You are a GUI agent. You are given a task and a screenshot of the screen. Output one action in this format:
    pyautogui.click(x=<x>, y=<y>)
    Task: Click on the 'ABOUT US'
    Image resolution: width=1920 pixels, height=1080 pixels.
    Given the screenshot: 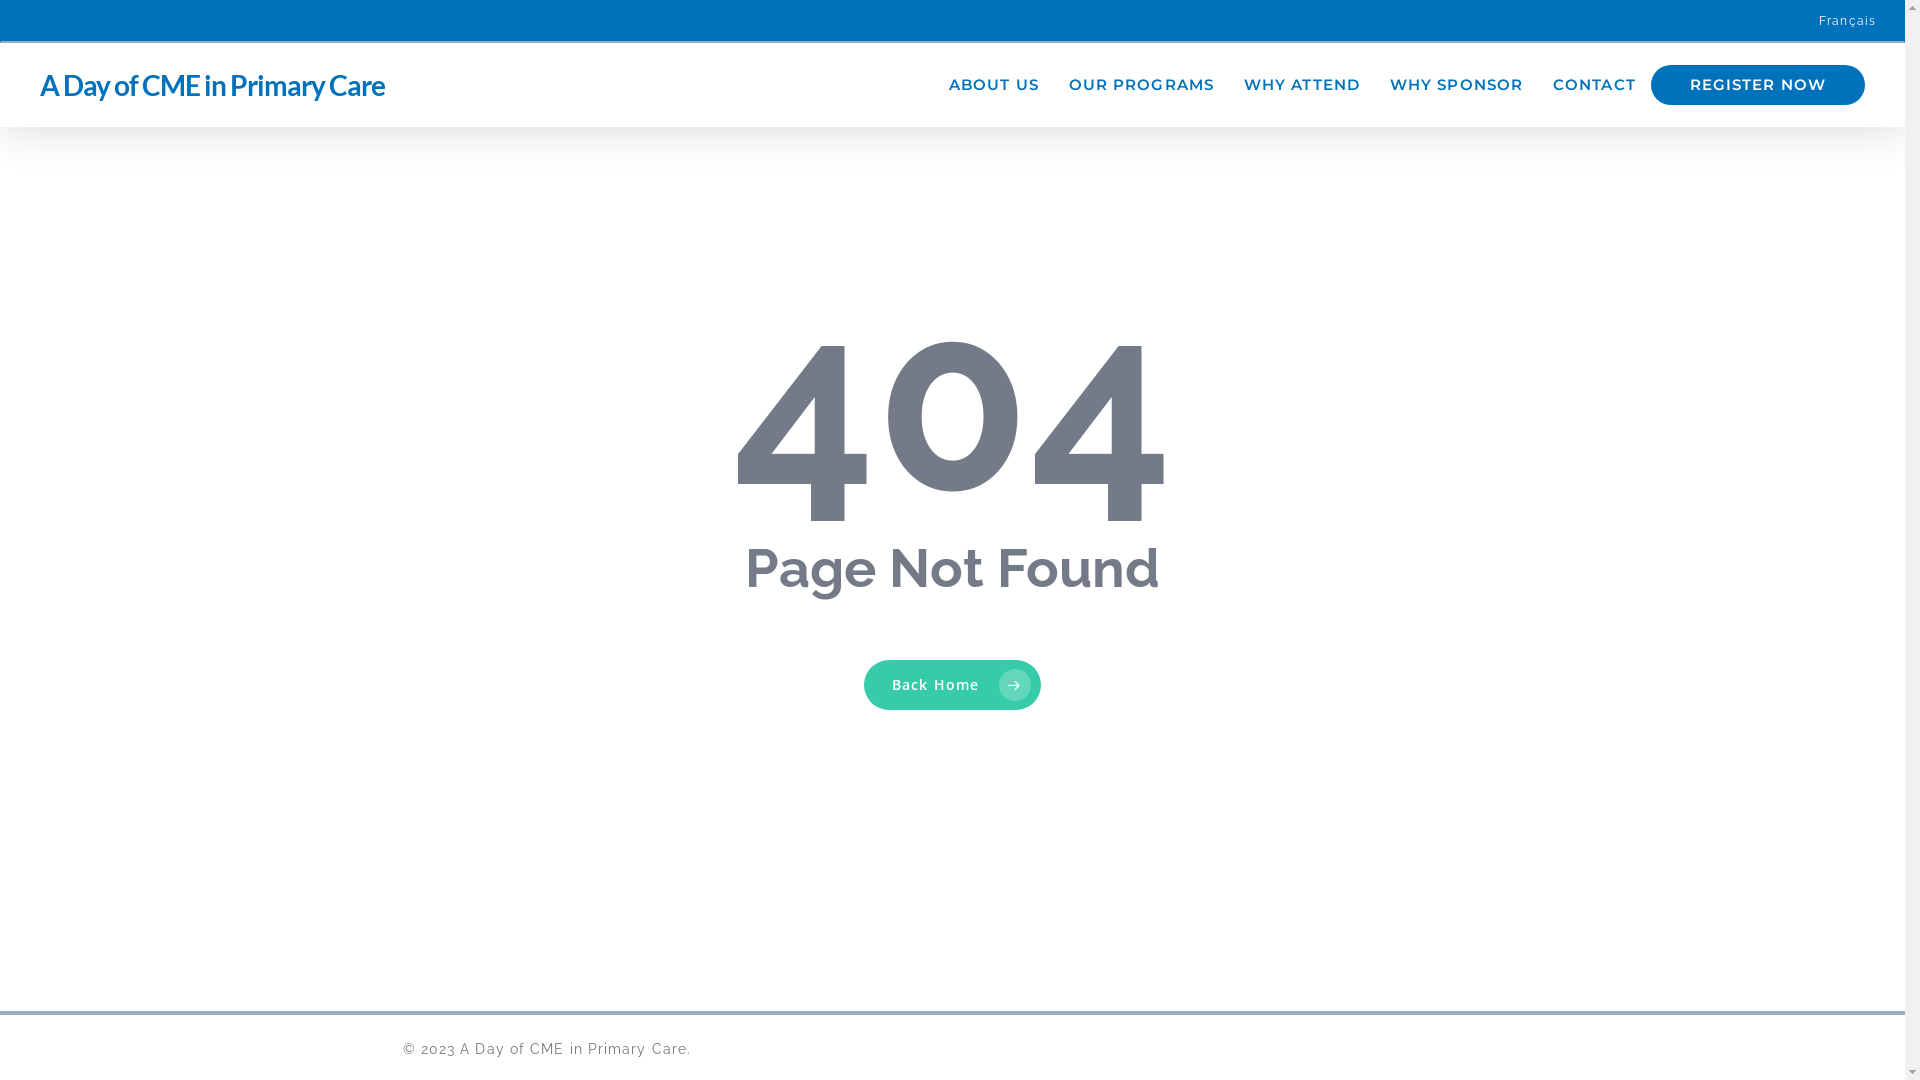 What is the action you would take?
    pyautogui.click(x=993, y=83)
    